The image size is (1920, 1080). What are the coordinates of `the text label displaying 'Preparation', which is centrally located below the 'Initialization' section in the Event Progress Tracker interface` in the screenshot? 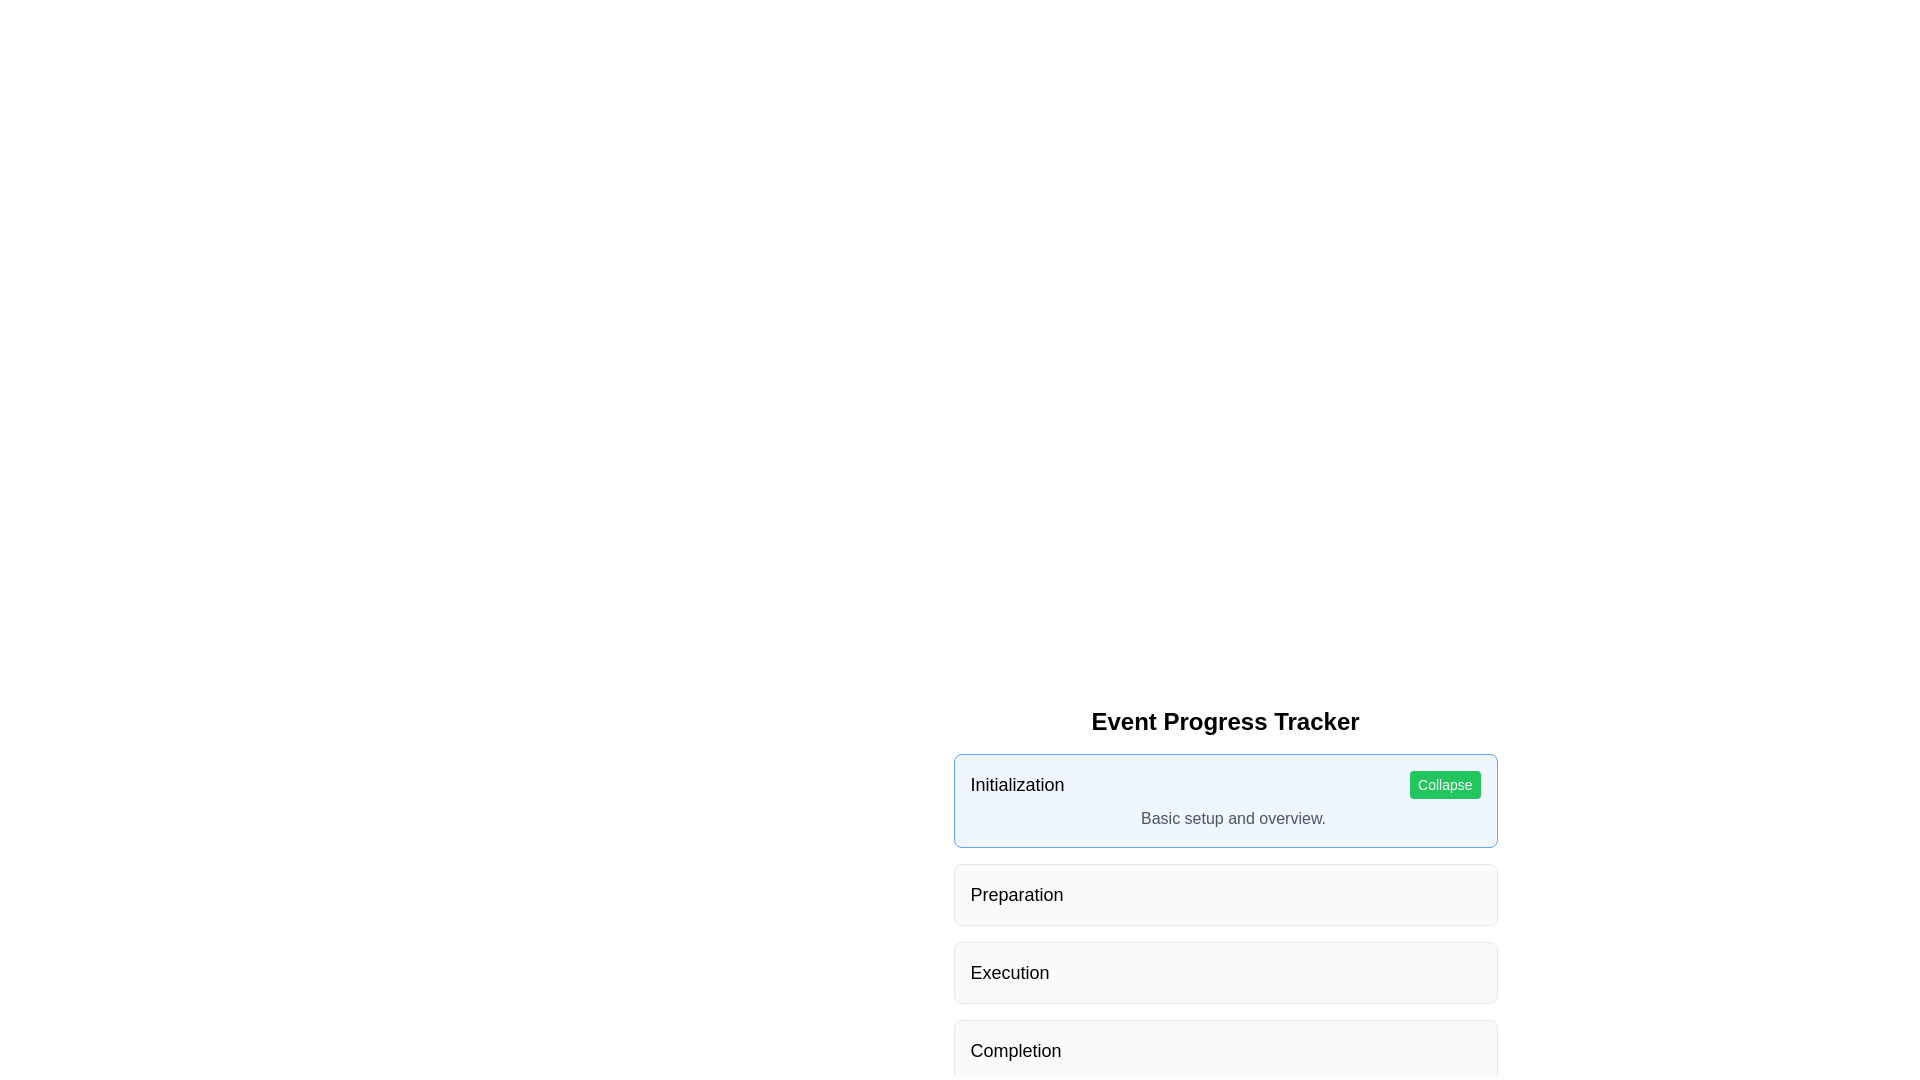 It's located at (1017, 893).